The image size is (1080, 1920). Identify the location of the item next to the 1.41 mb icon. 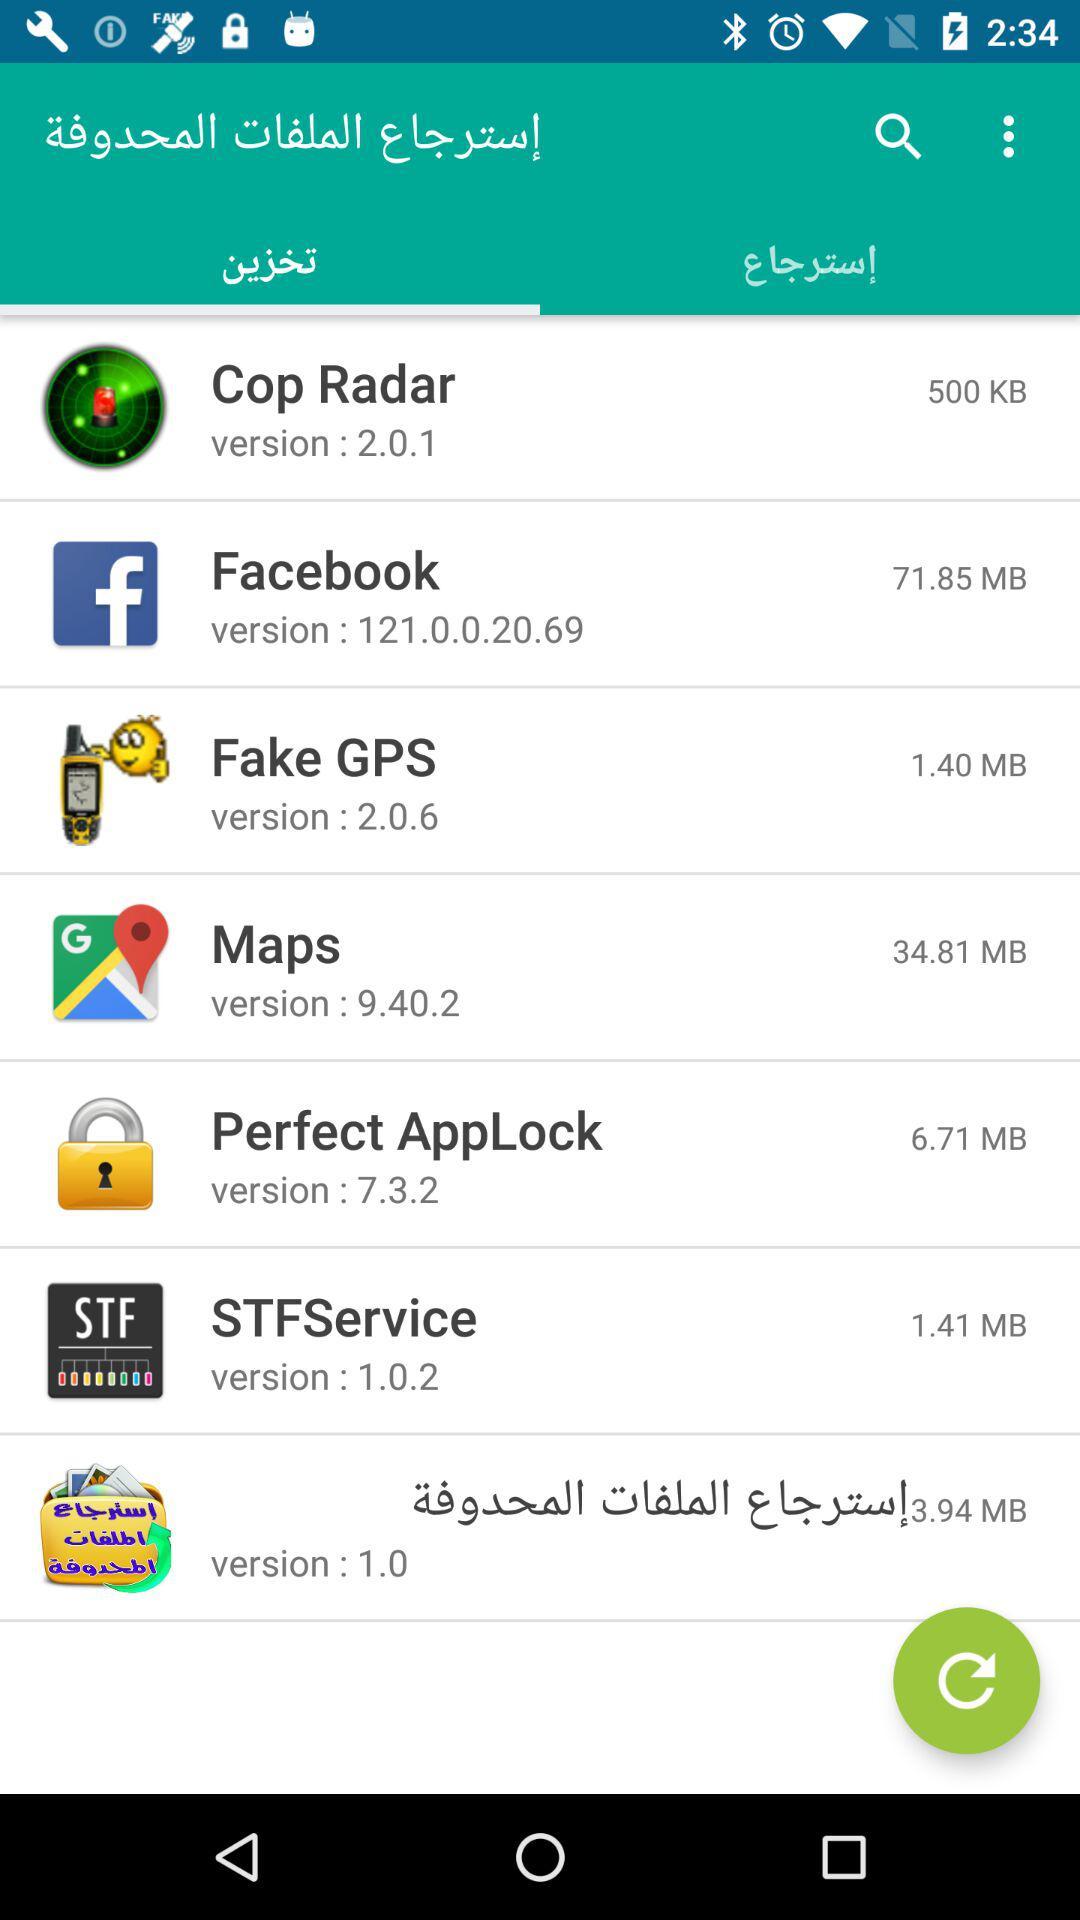
(560, 1315).